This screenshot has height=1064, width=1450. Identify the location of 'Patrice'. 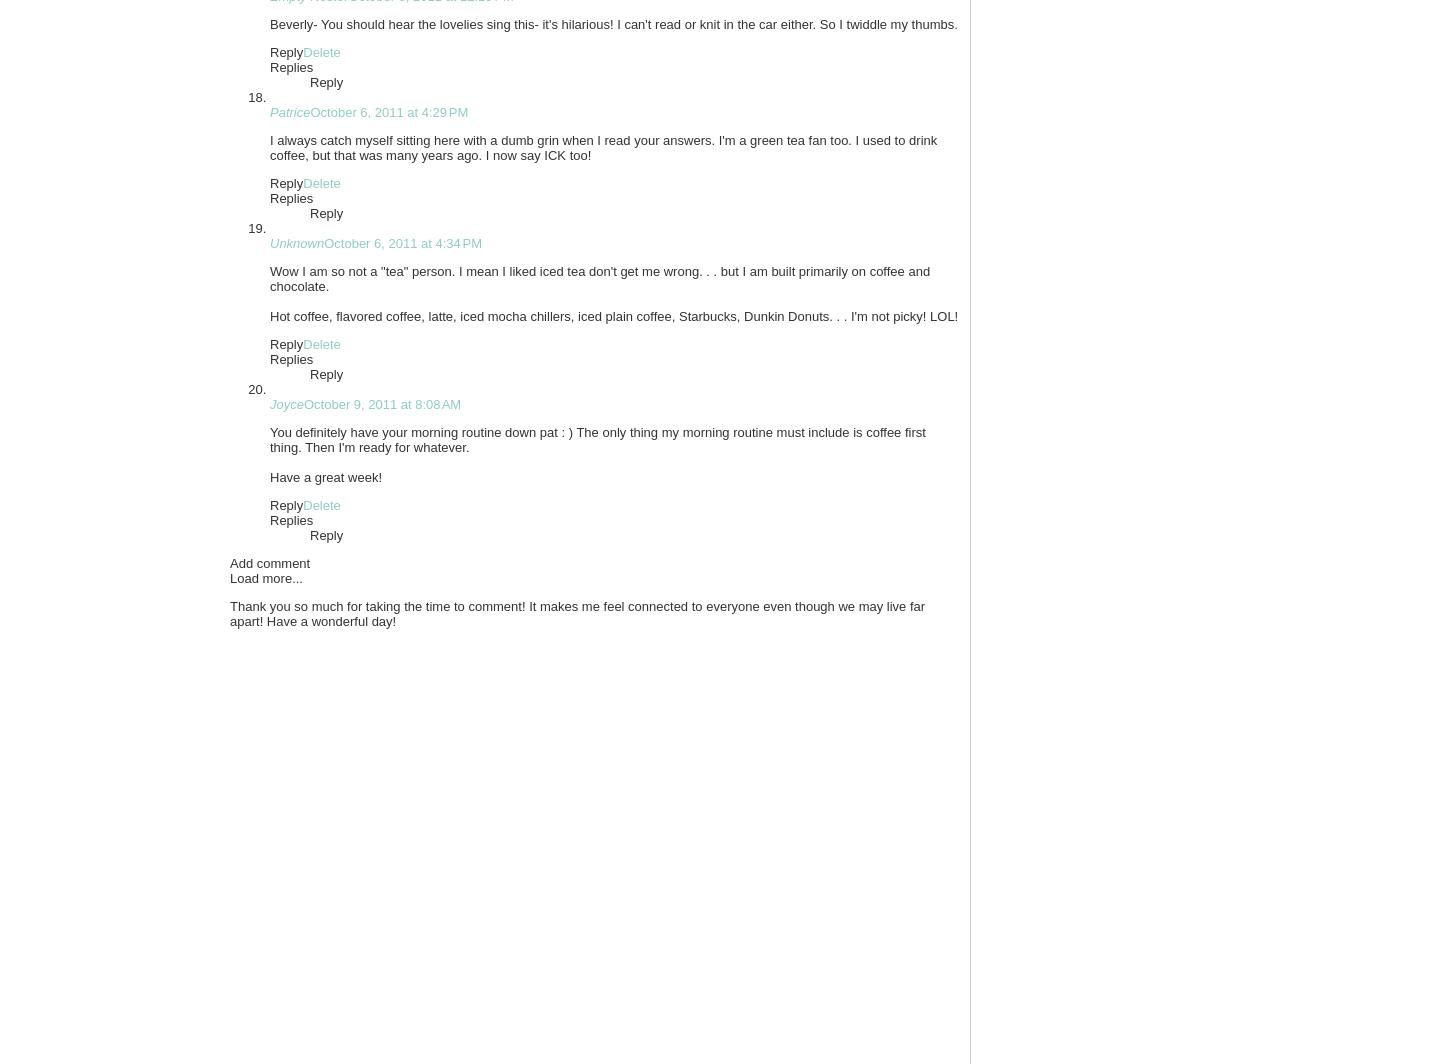
(269, 112).